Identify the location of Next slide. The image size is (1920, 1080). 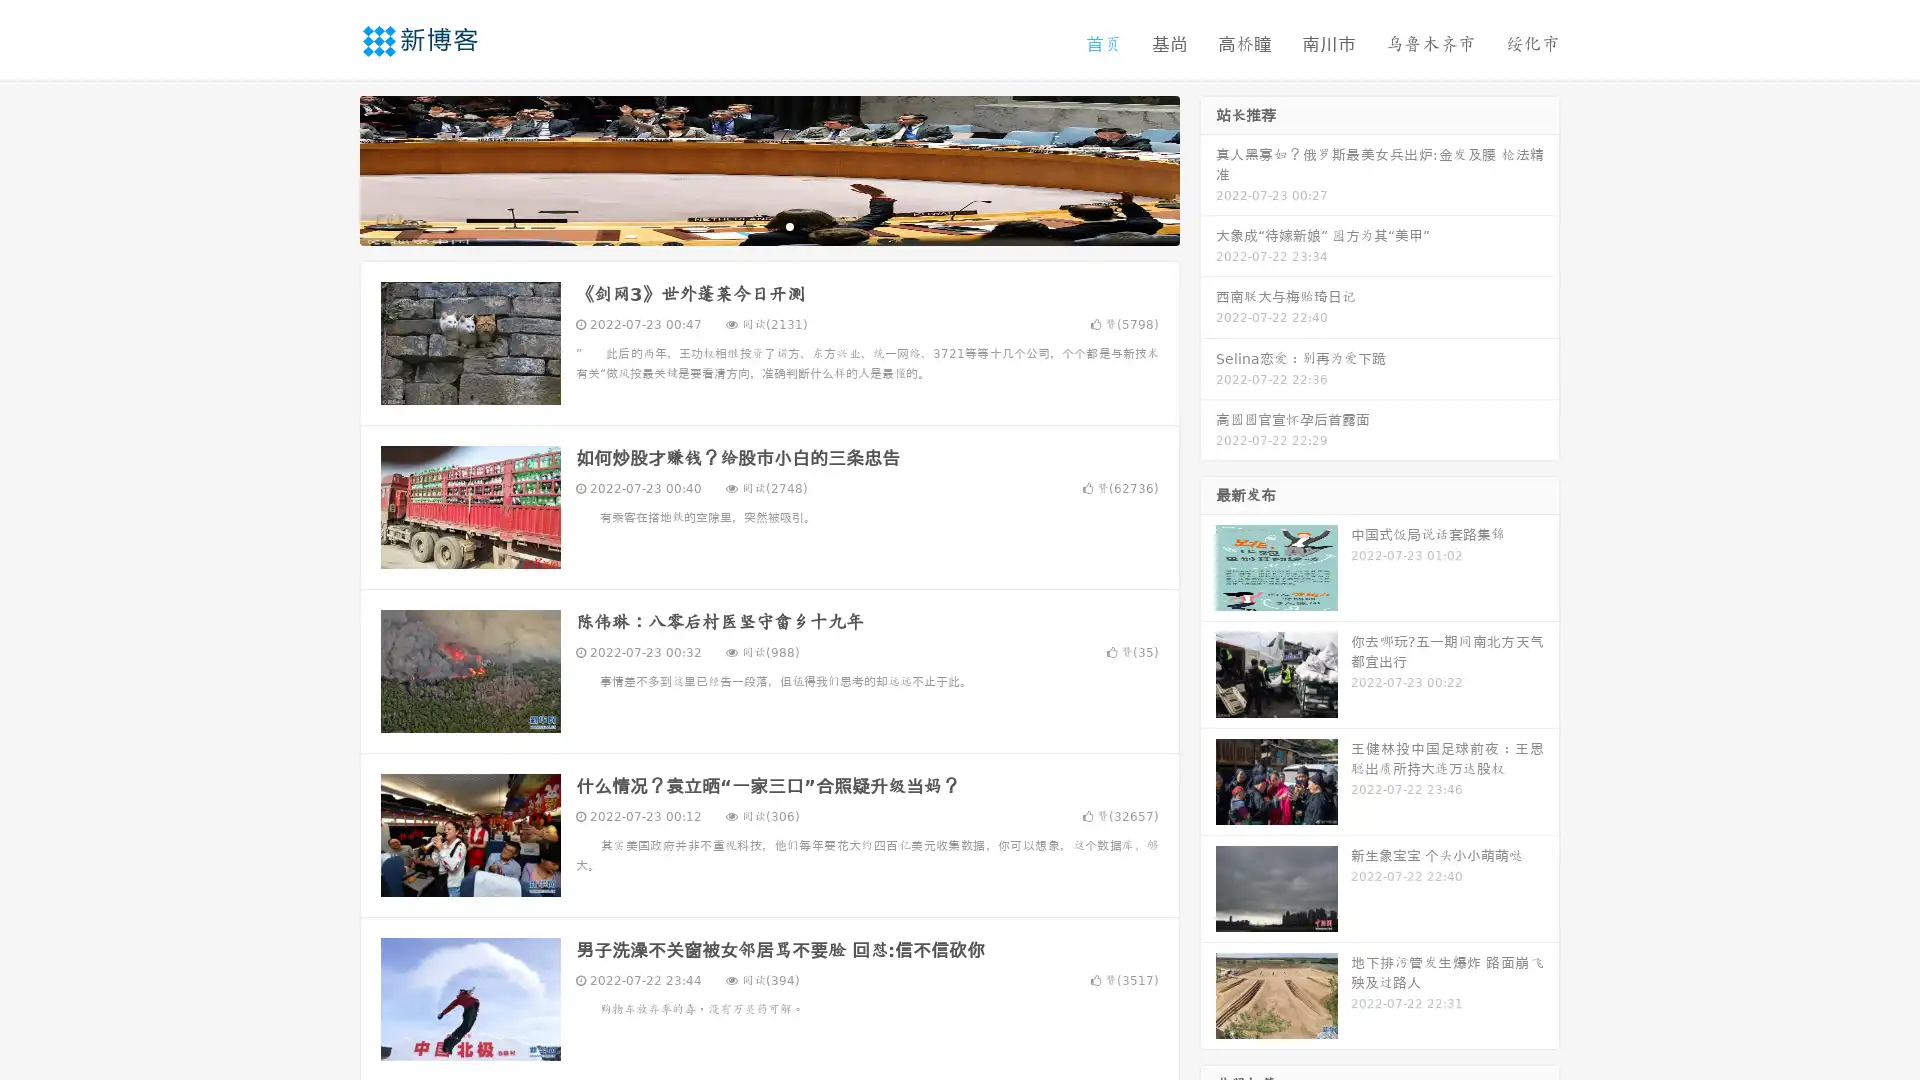
(1208, 168).